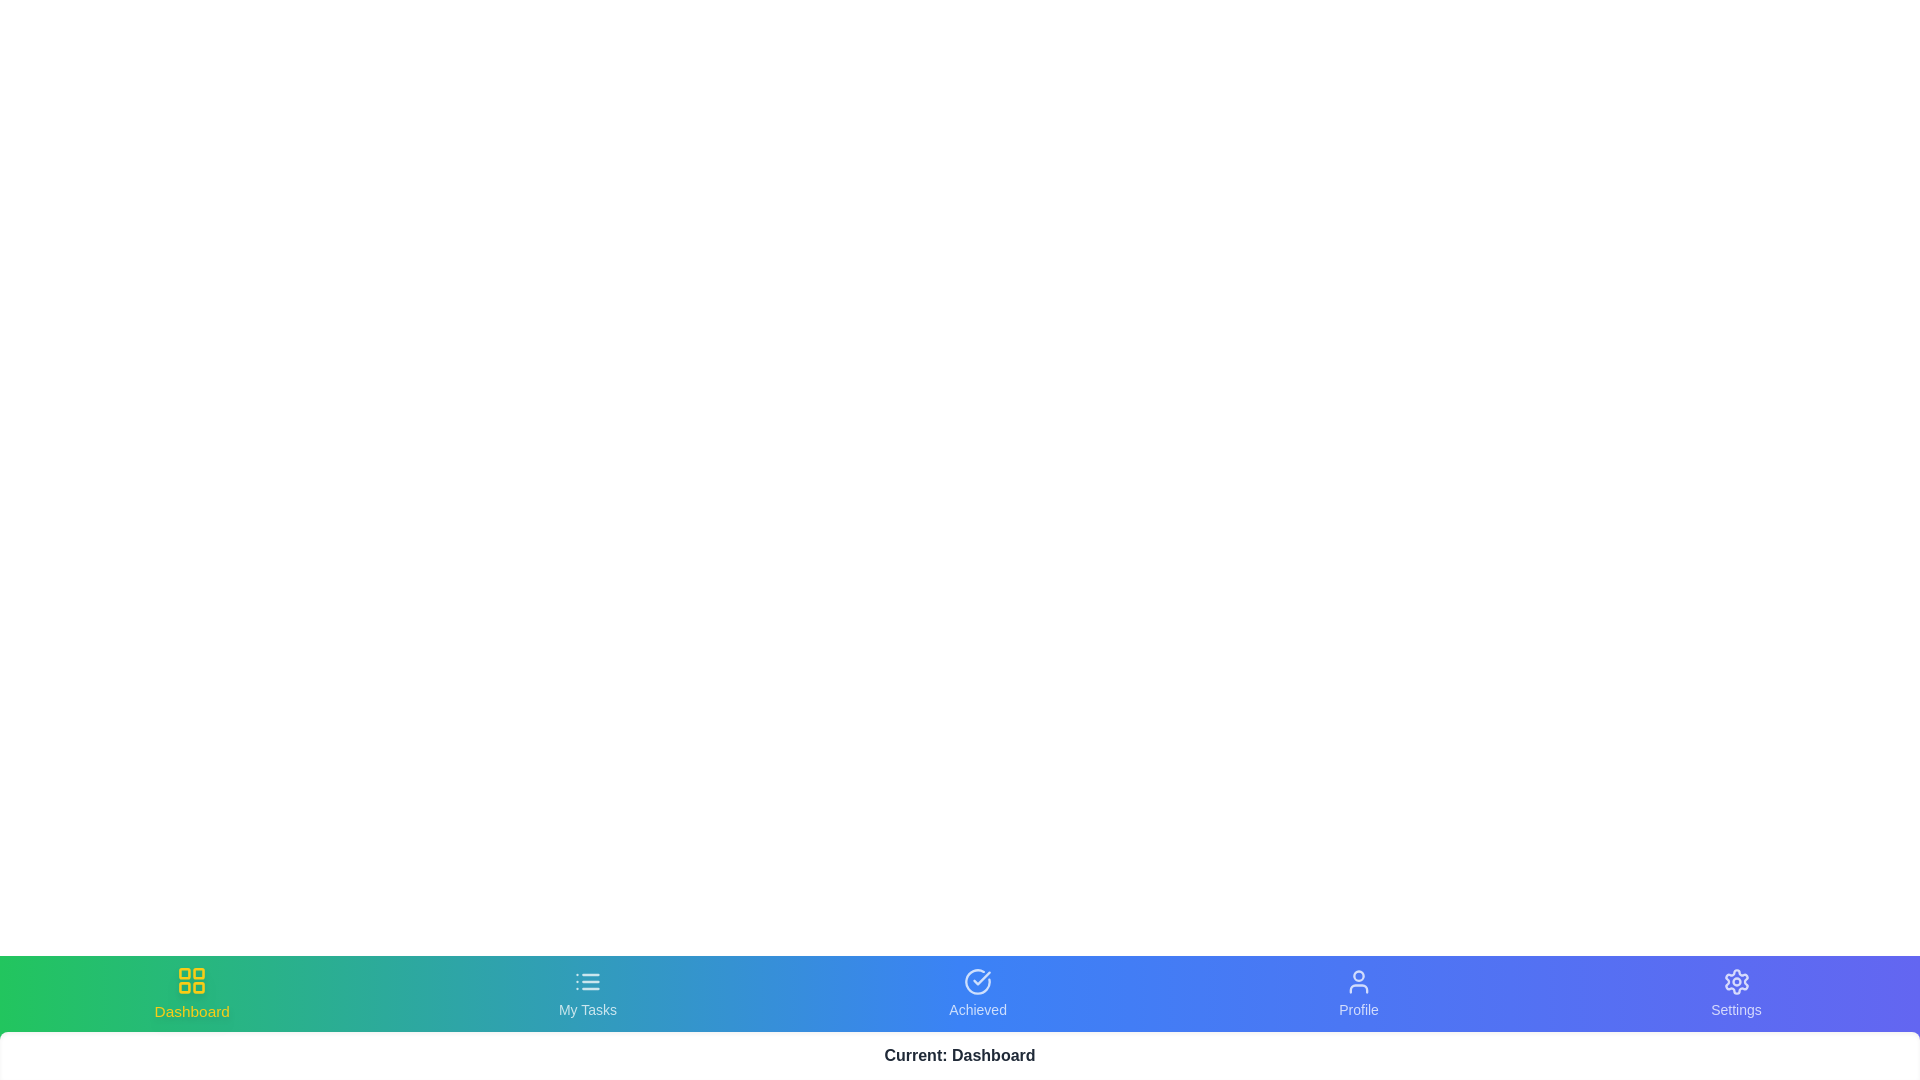 Image resolution: width=1920 pixels, height=1080 pixels. What do you see at coordinates (1358, 994) in the screenshot?
I see `the Profile tab in the bottom navigation bar to switch views` at bounding box center [1358, 994].